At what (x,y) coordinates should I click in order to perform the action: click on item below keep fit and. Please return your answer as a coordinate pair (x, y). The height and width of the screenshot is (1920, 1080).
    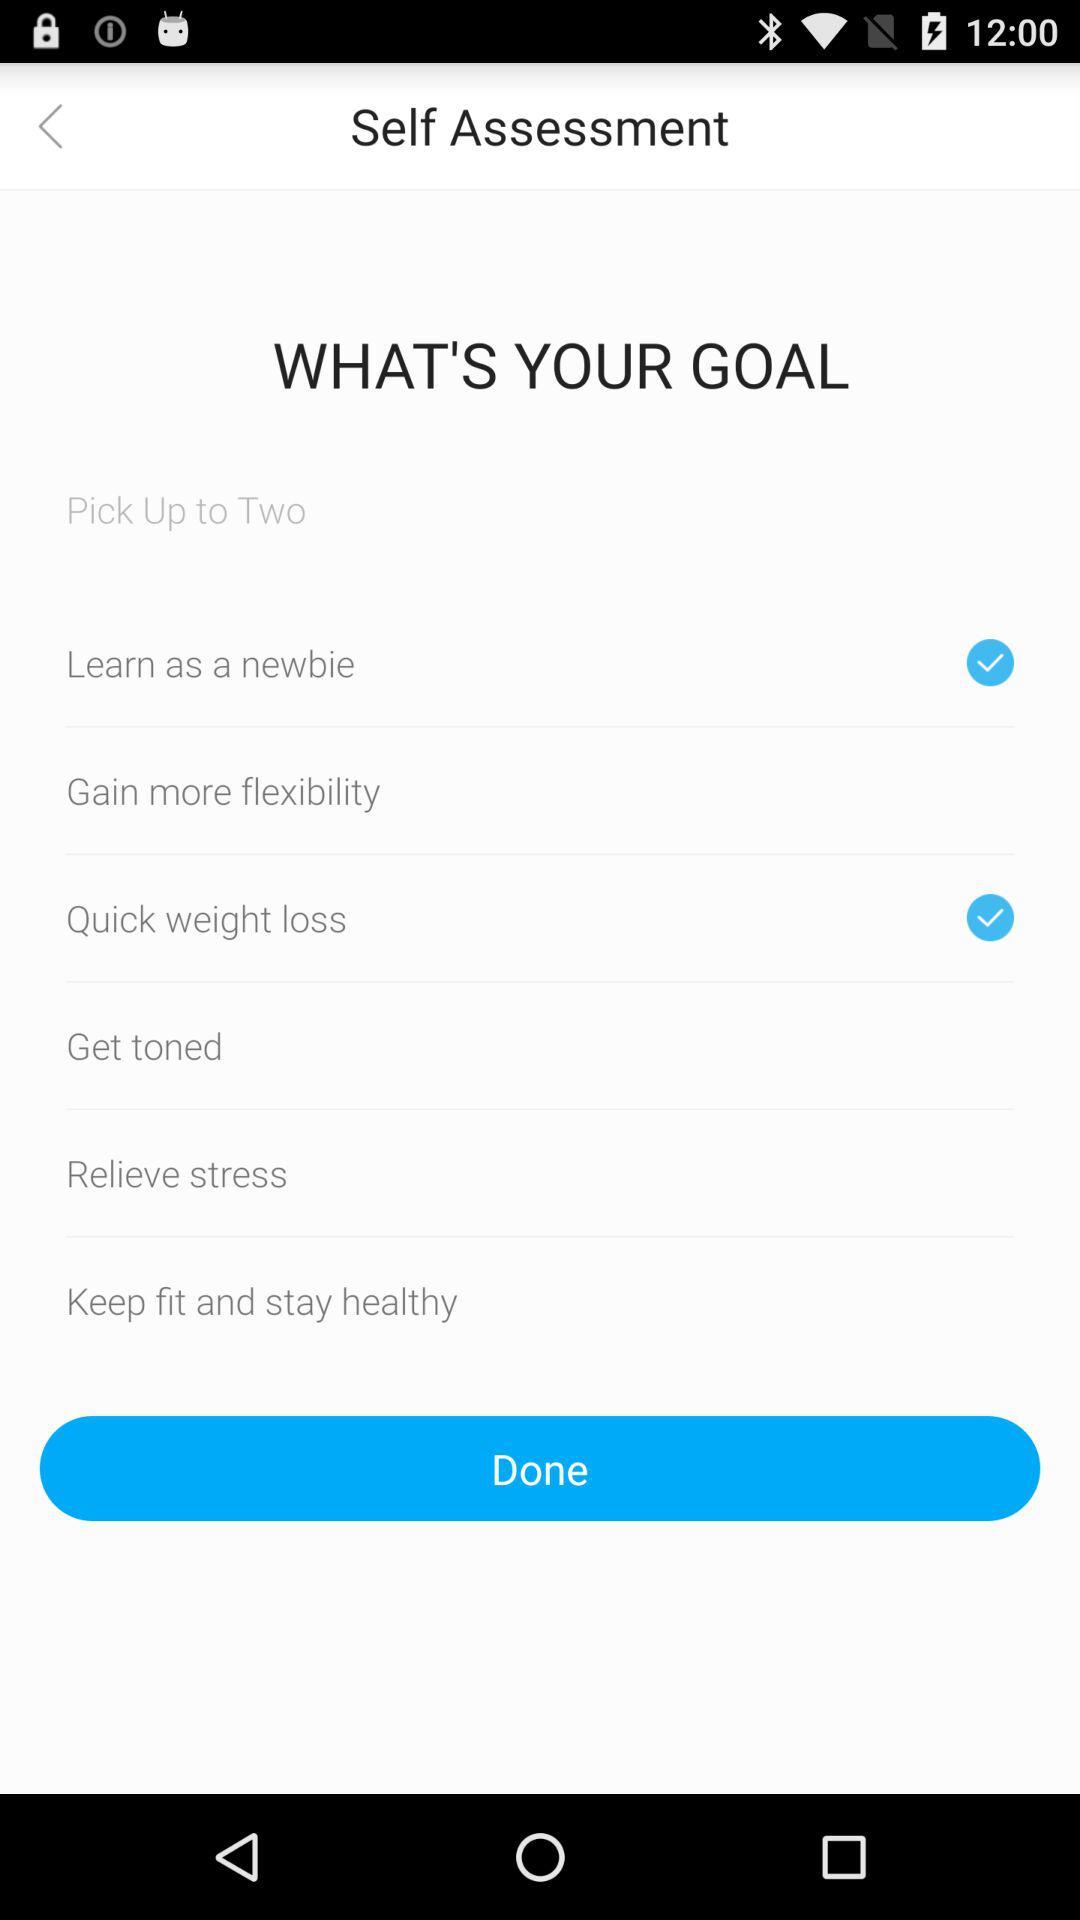
    Looking at the image, I should click on (540, 1468).